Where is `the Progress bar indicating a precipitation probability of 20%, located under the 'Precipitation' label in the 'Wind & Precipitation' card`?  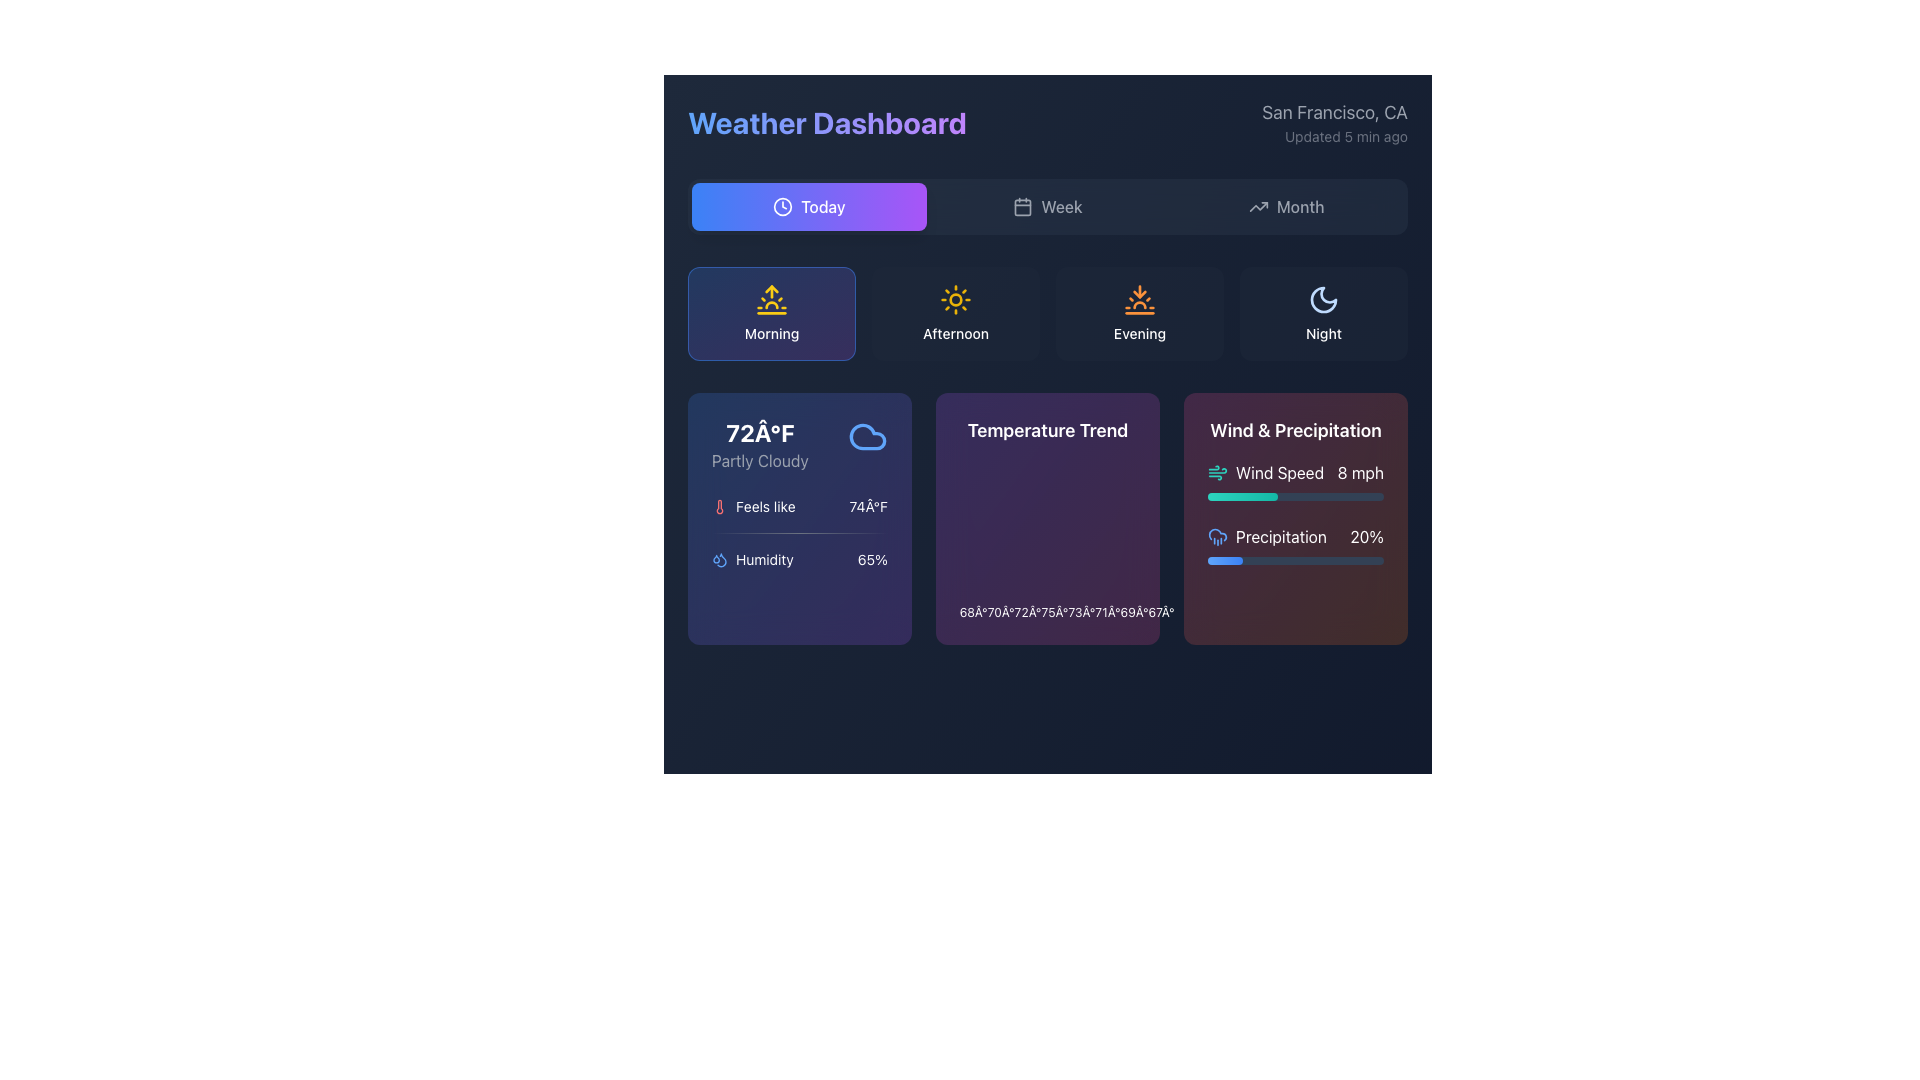 the Progress bar indicating a precipitation probability of 20%, located under the 'Precipitation' label in the 'Wind & Precipitation' card is located at coordinates (1296, 560).